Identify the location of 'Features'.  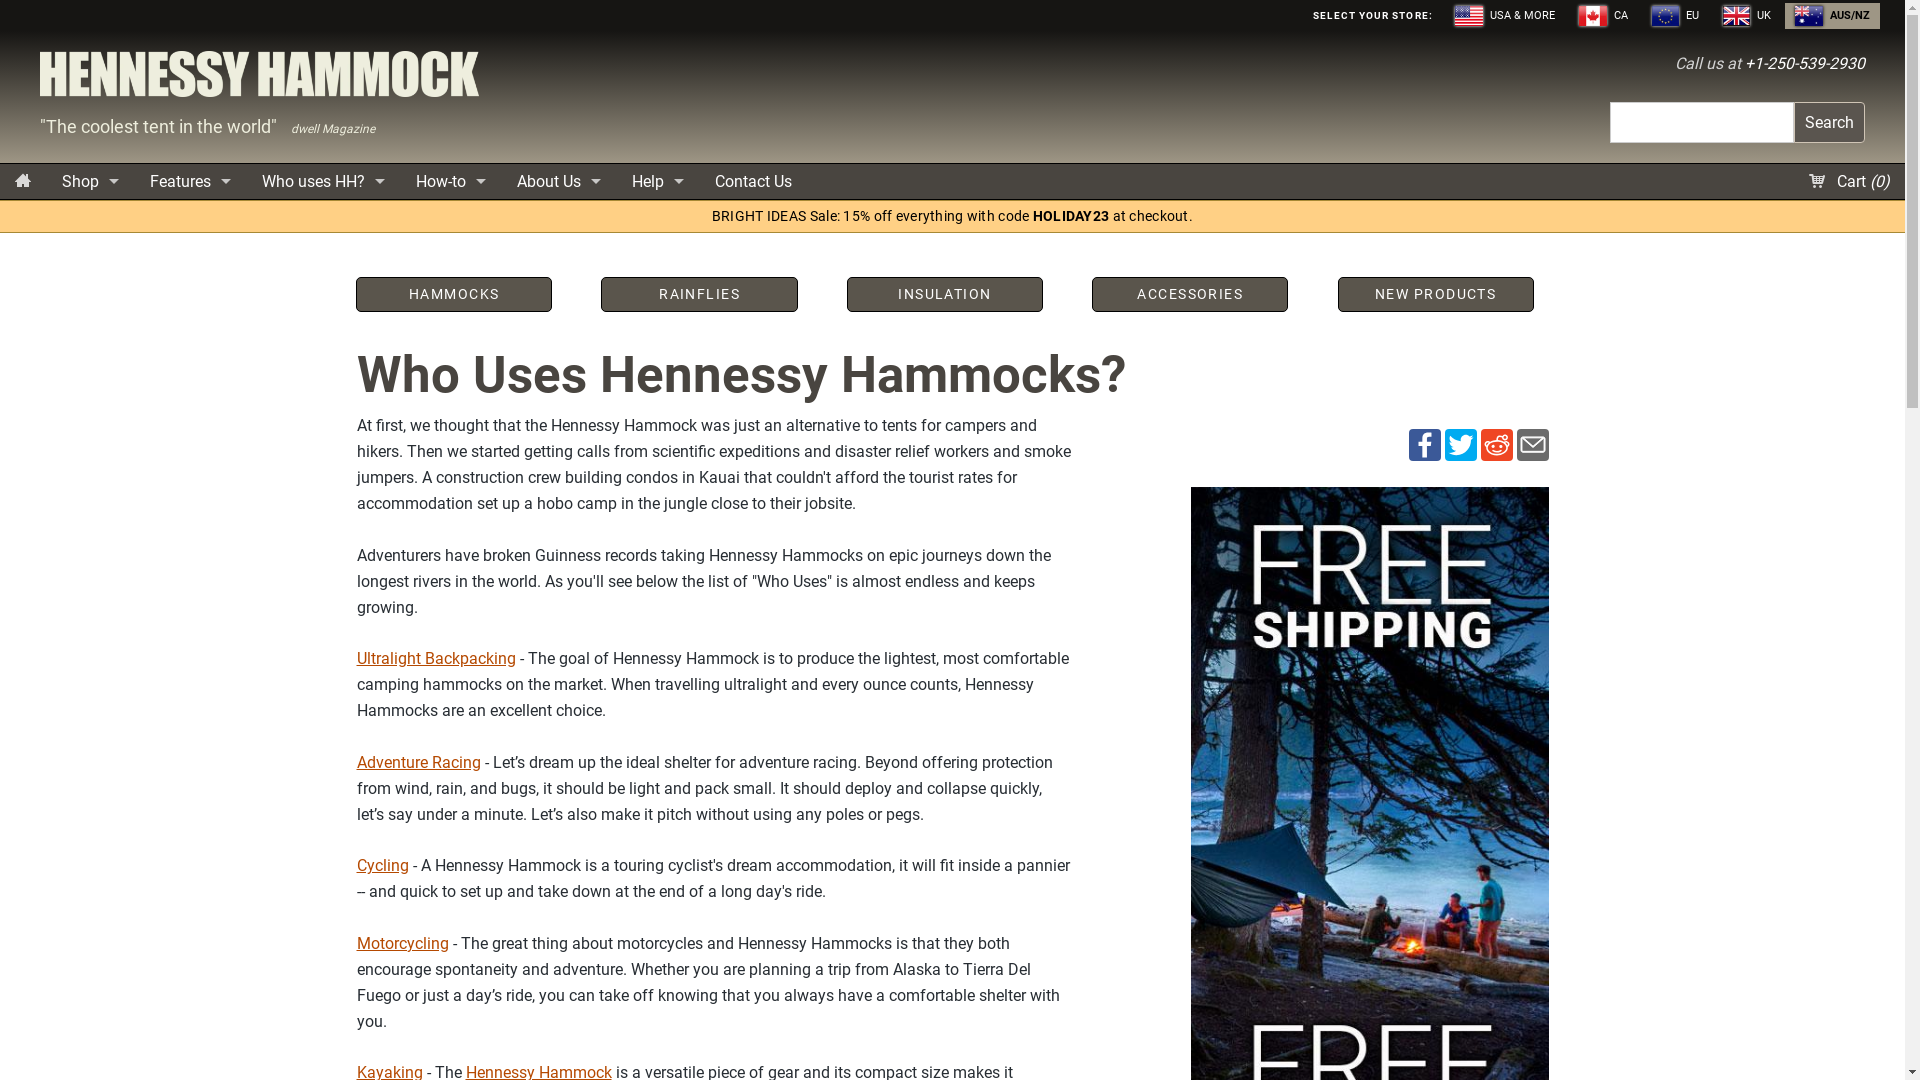
(190, 181).